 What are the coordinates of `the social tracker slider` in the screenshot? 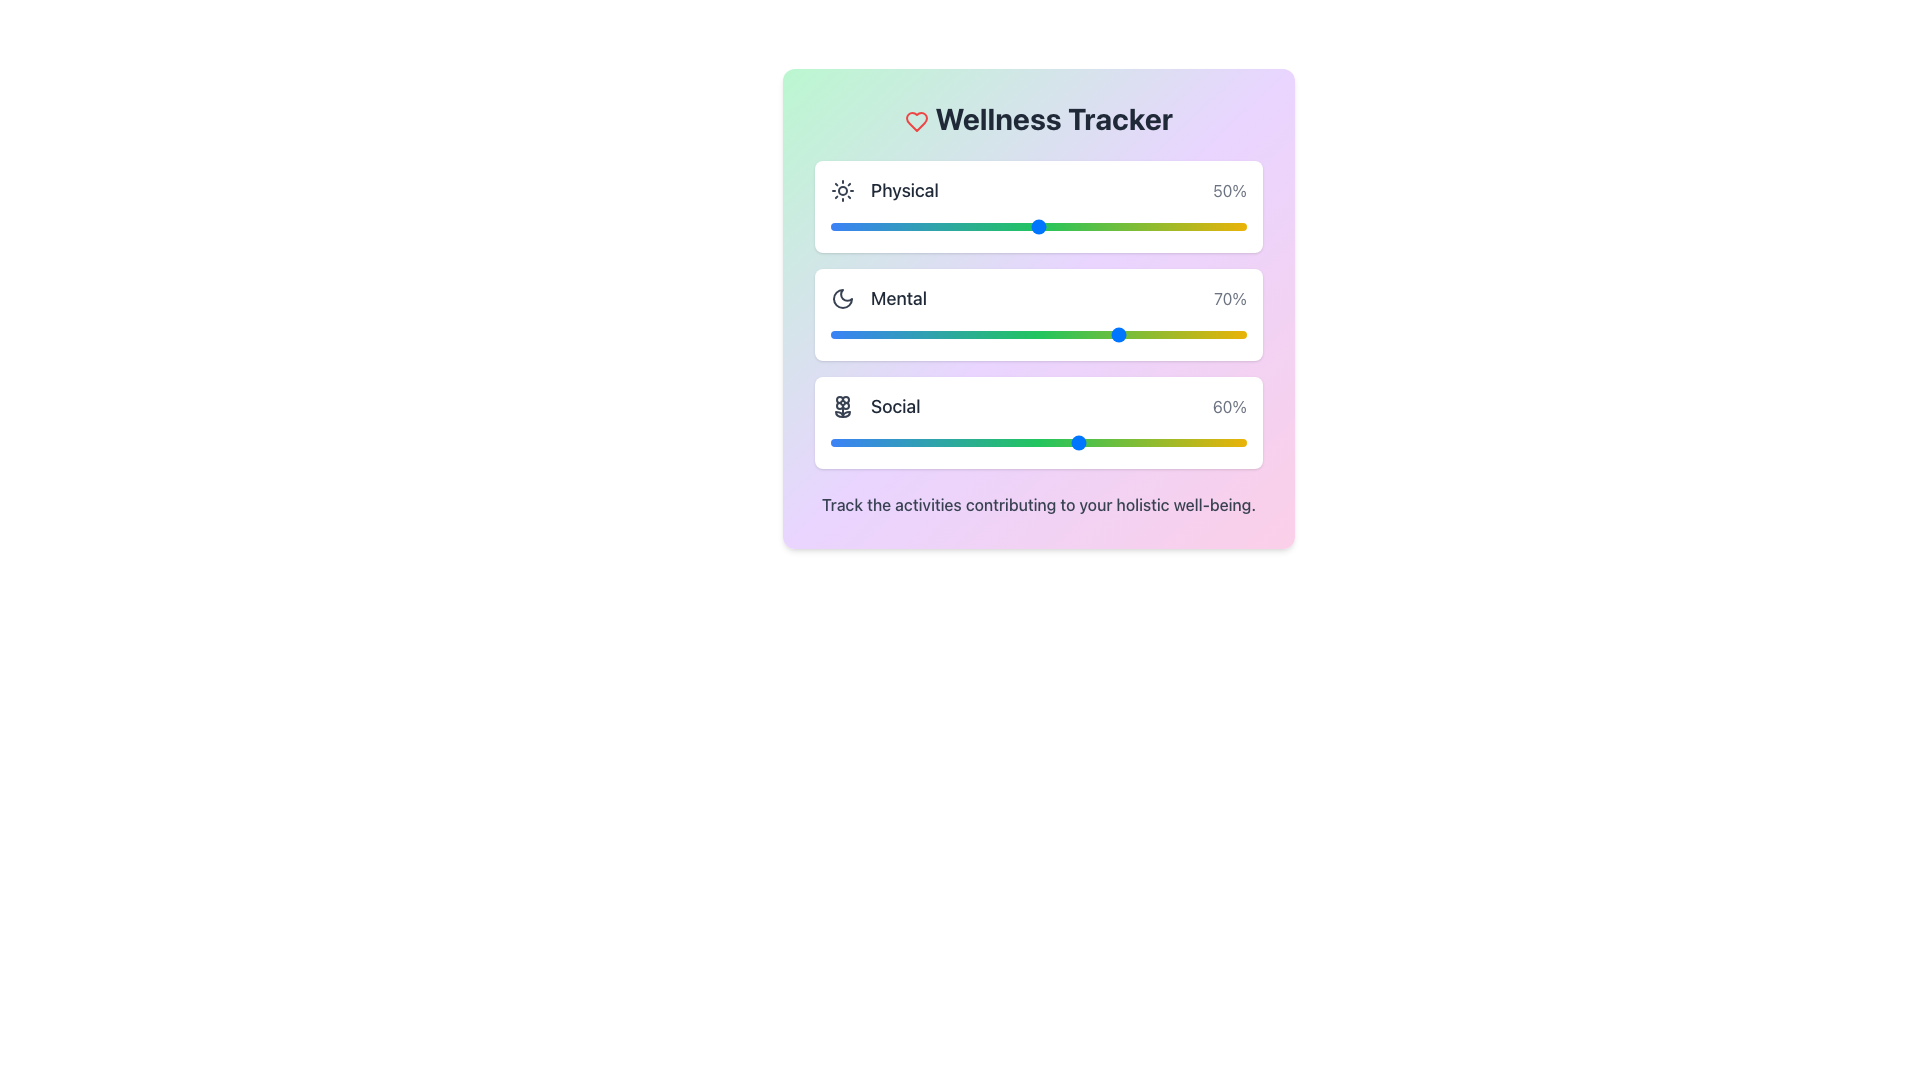 It's located at (904, 442).